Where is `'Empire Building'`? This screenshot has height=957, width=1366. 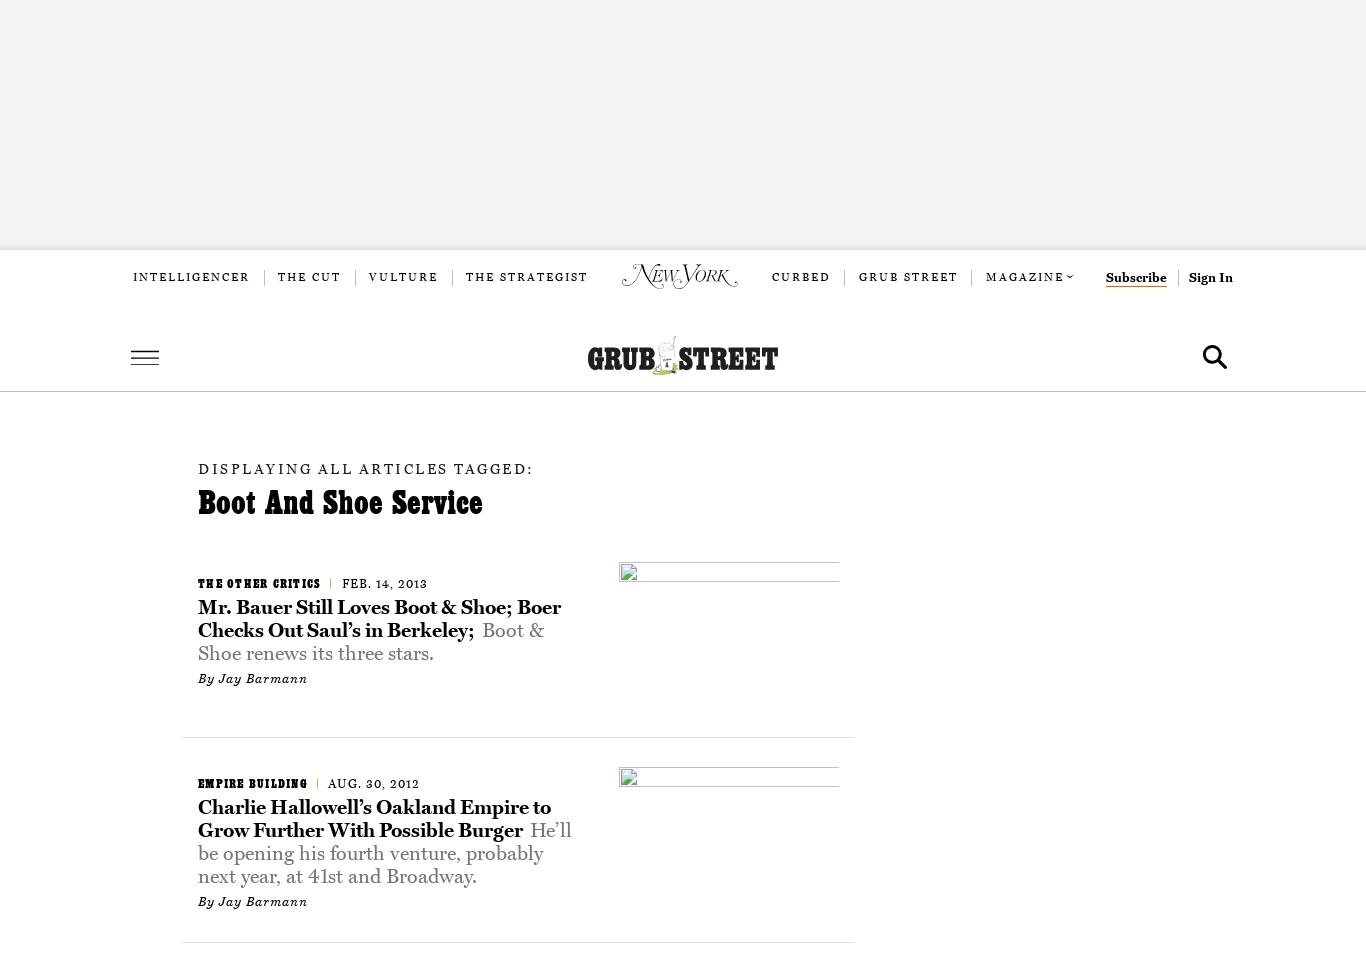 'Empire Building' is located at coordinates (252, 782).